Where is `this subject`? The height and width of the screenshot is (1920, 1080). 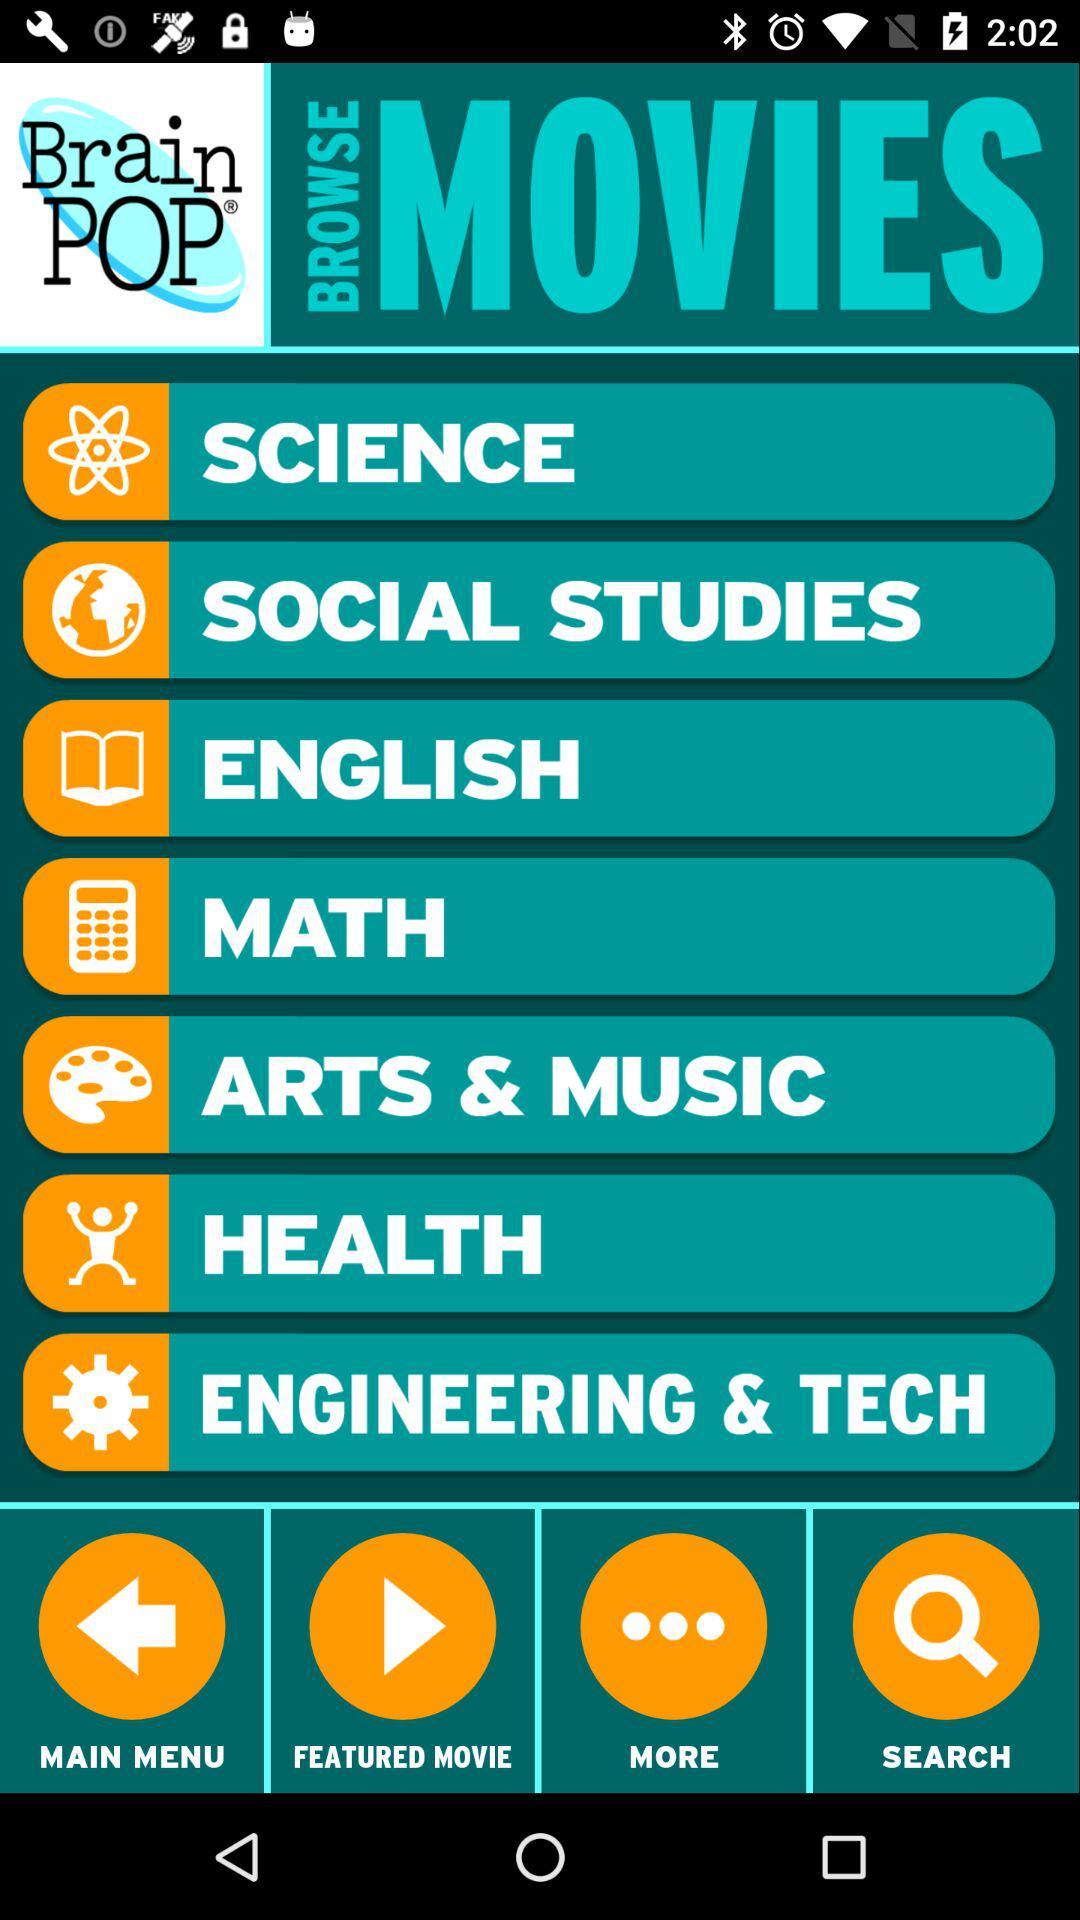
this subject is located at coordinates (538, 770).